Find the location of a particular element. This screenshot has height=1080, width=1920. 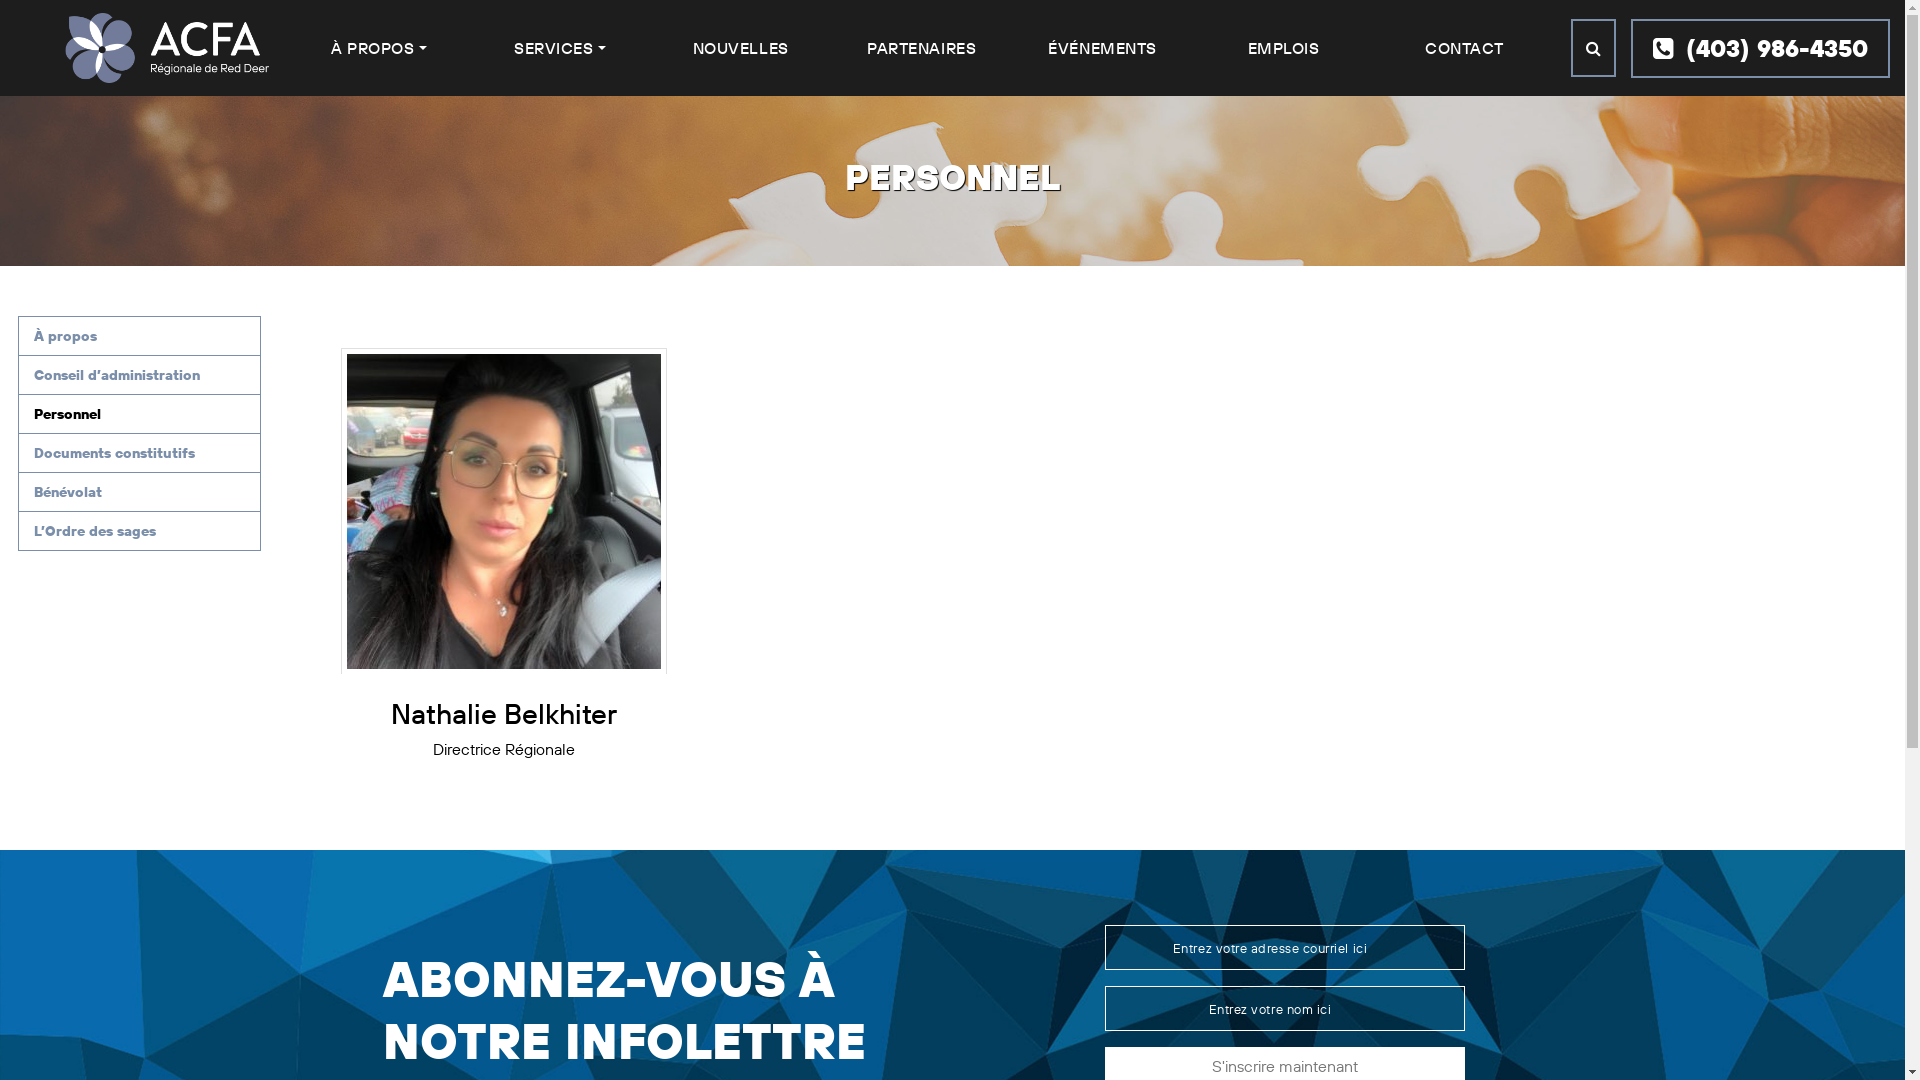

'PARTENAIRES' is located at coordinates (920, 46).